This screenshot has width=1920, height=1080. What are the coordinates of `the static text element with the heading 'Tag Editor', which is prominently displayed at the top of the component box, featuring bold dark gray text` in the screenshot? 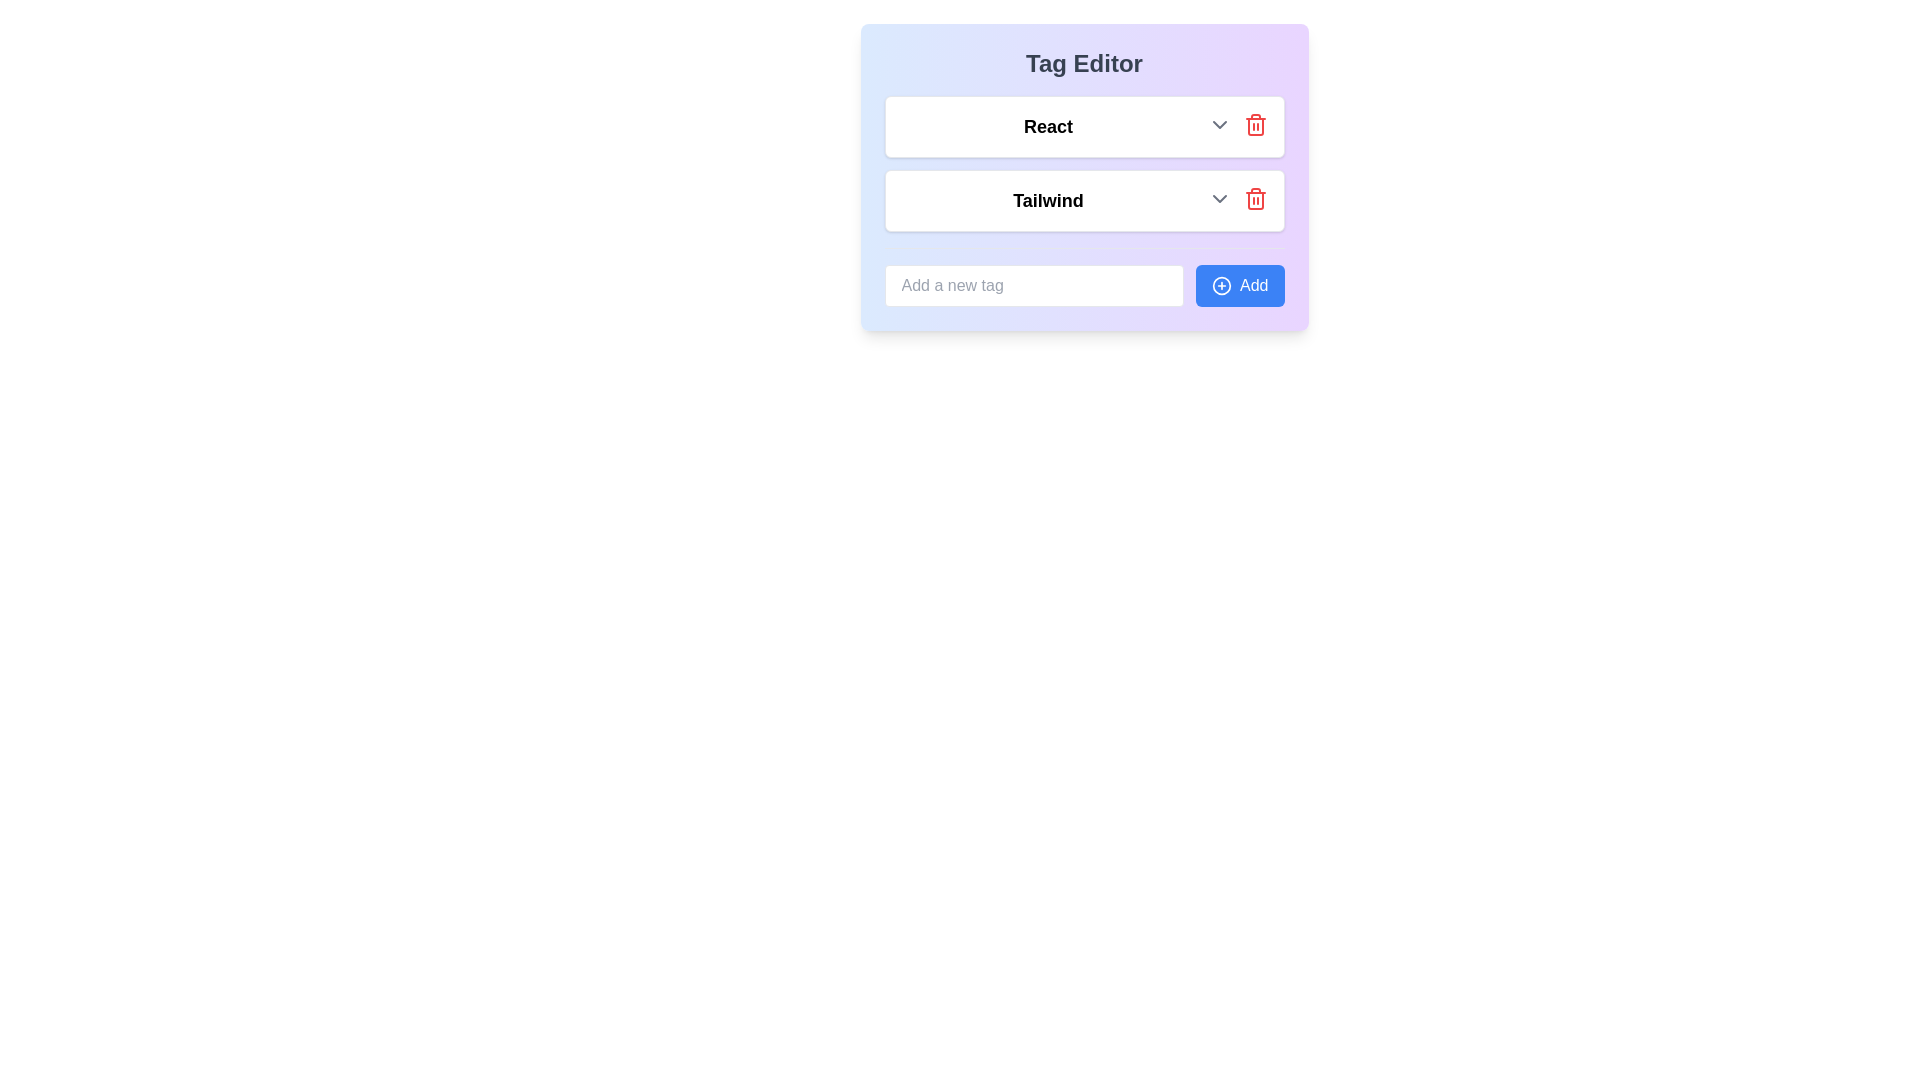 It's located at (1083, 63).